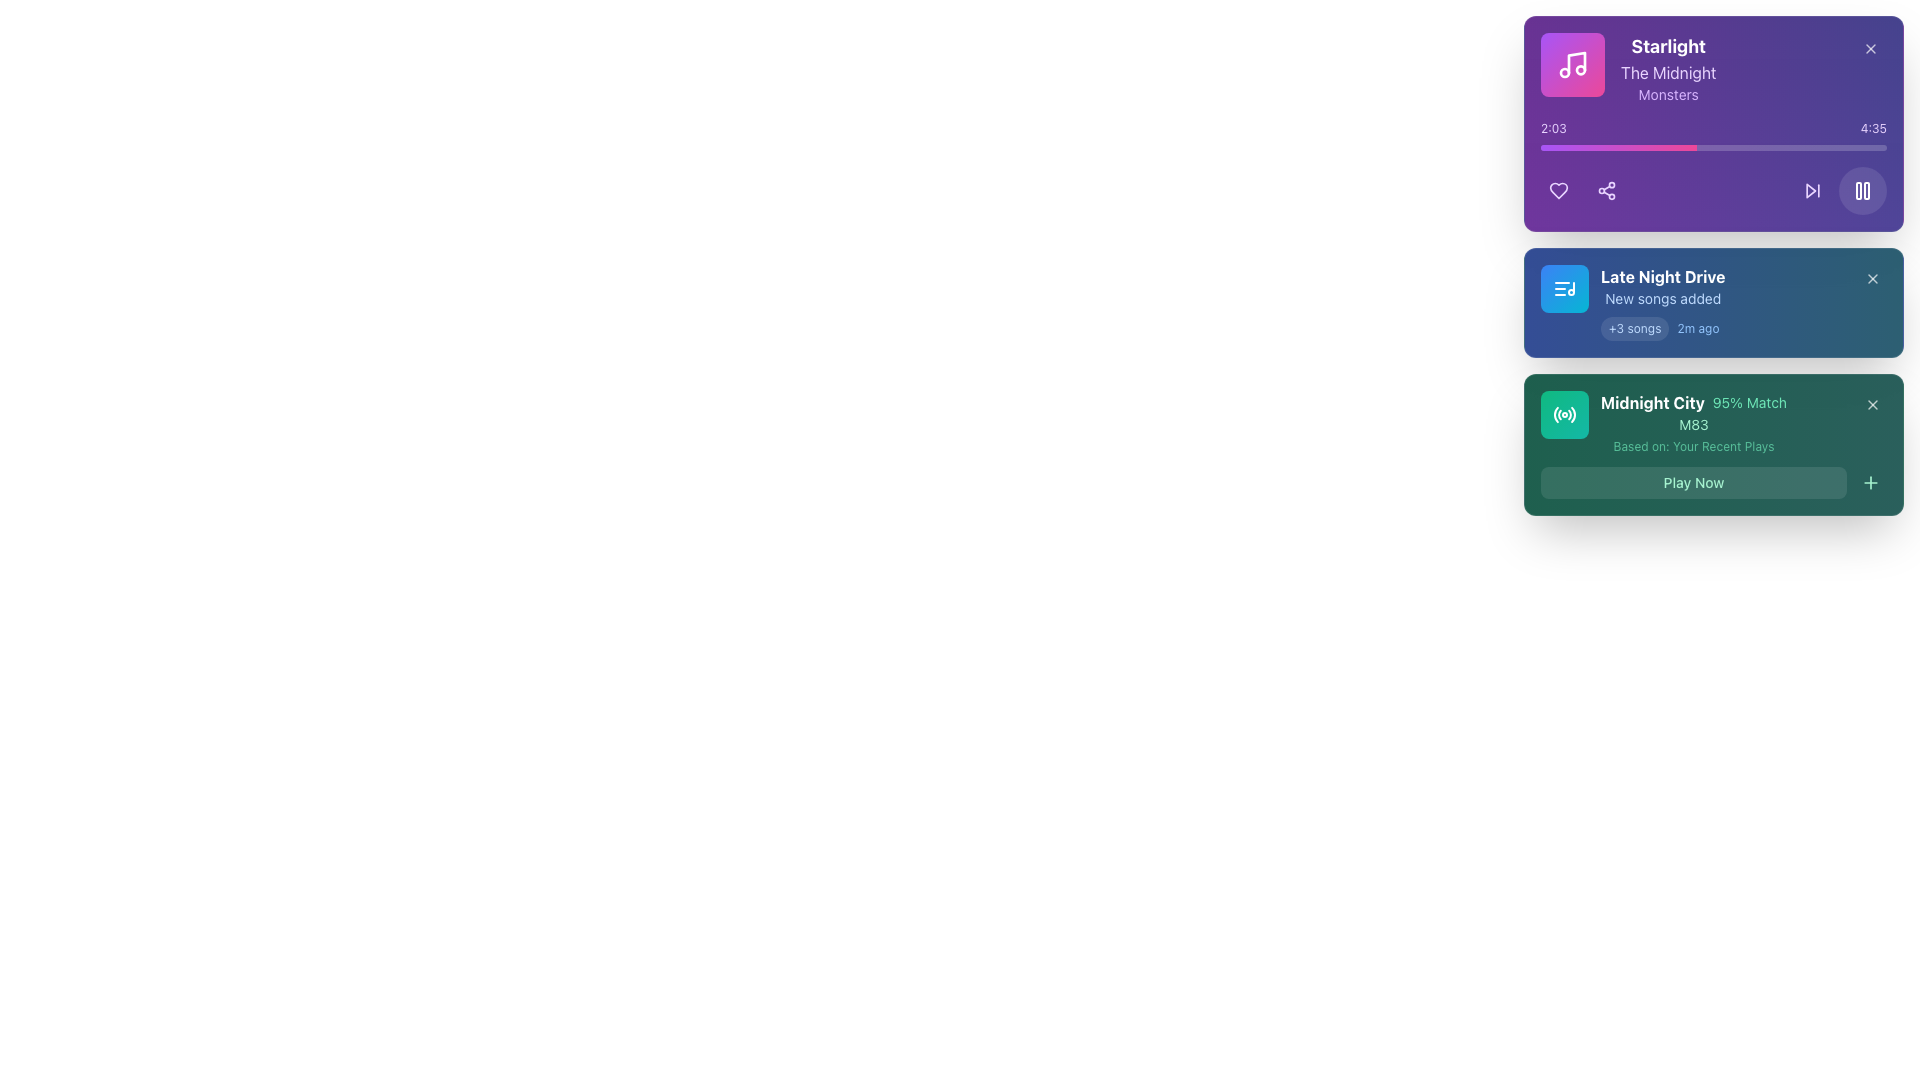 This screenshot has height=1080, width=1920. What do you see at coordinates (1607, 191) in the screenshot?
I see `the second button in the horizontal row beneath the playback progress bar of the 'Starlight' music card` at bounding box center [1607, 191].